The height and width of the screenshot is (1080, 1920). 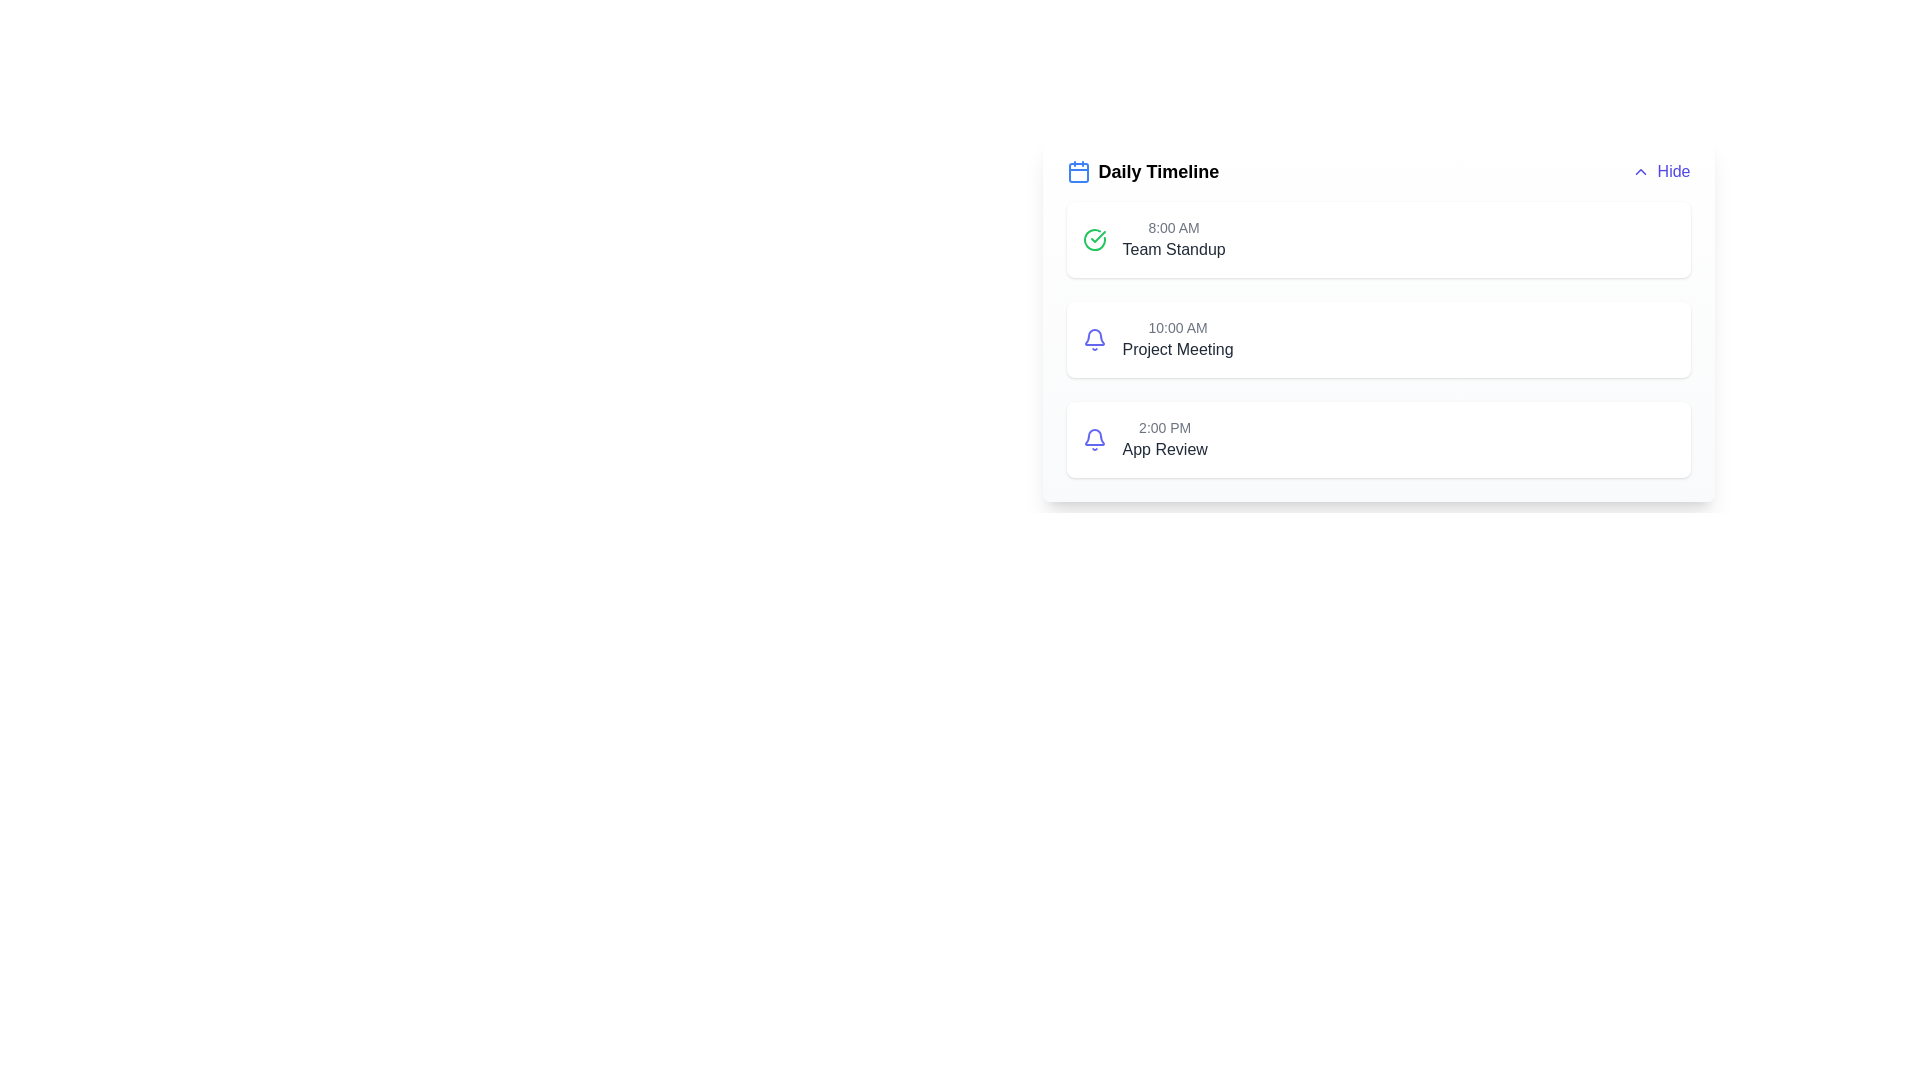 What do you see at coordinates (1142, 171) in the screenshot?
I see `the 'Daily Timeline' header element, which consists of a calendar icon and bold text` at bounding box center [1142, 171].